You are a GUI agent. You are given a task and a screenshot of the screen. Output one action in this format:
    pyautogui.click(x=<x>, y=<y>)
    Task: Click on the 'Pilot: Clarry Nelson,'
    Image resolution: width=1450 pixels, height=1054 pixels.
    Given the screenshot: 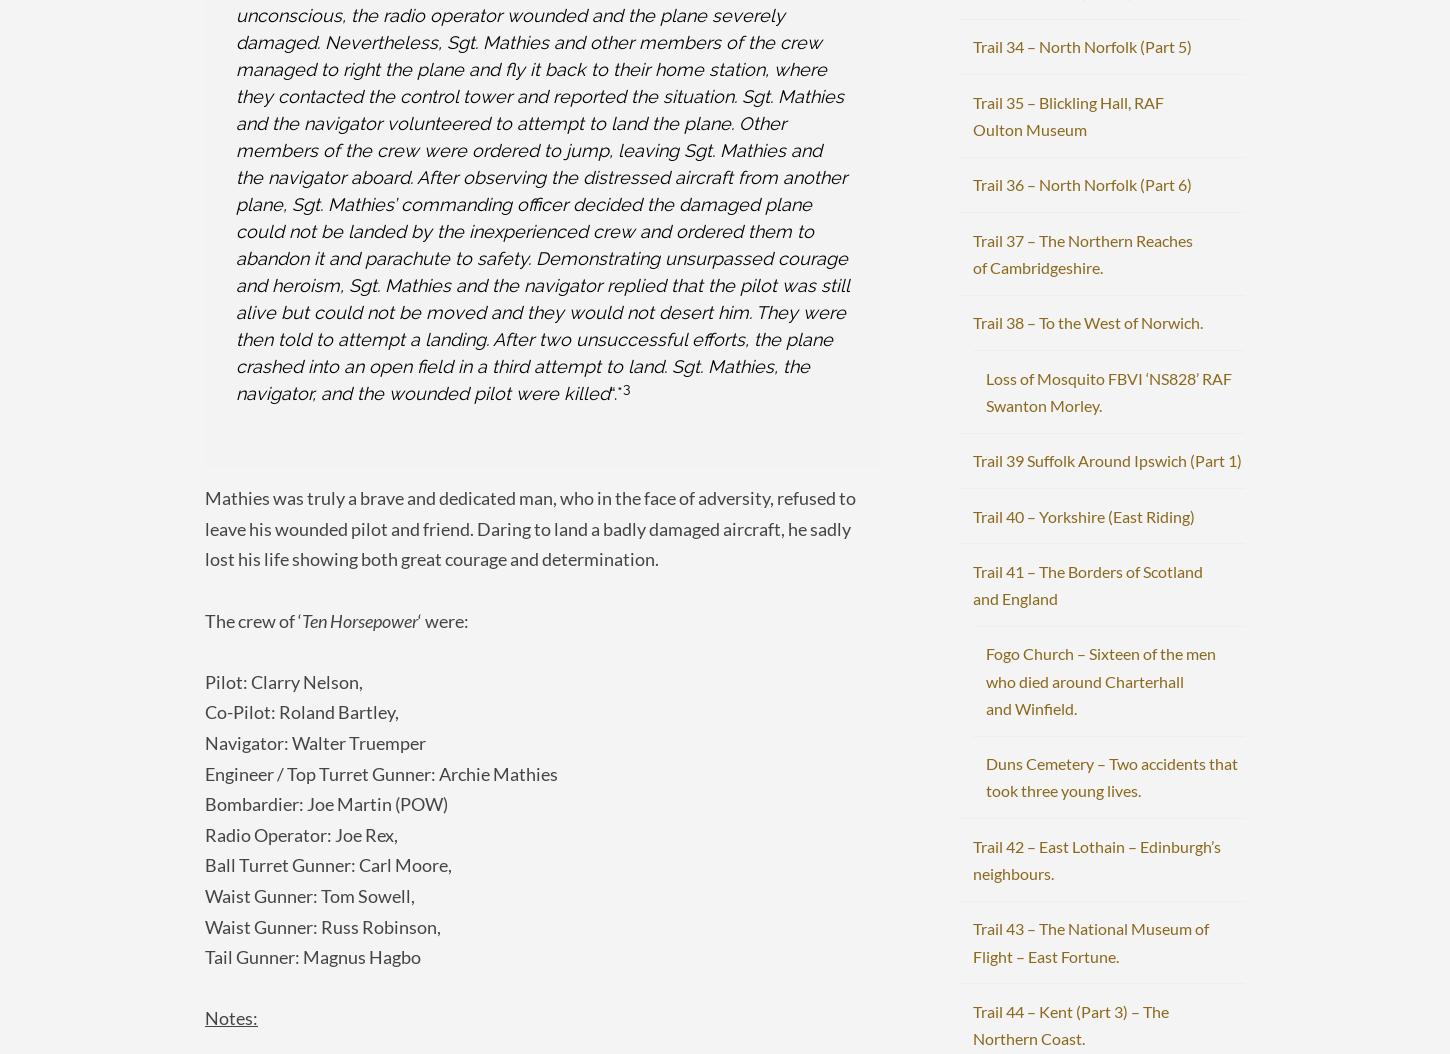 What is the action you would take?
    pyautogui.click(x=284, y=680)
    